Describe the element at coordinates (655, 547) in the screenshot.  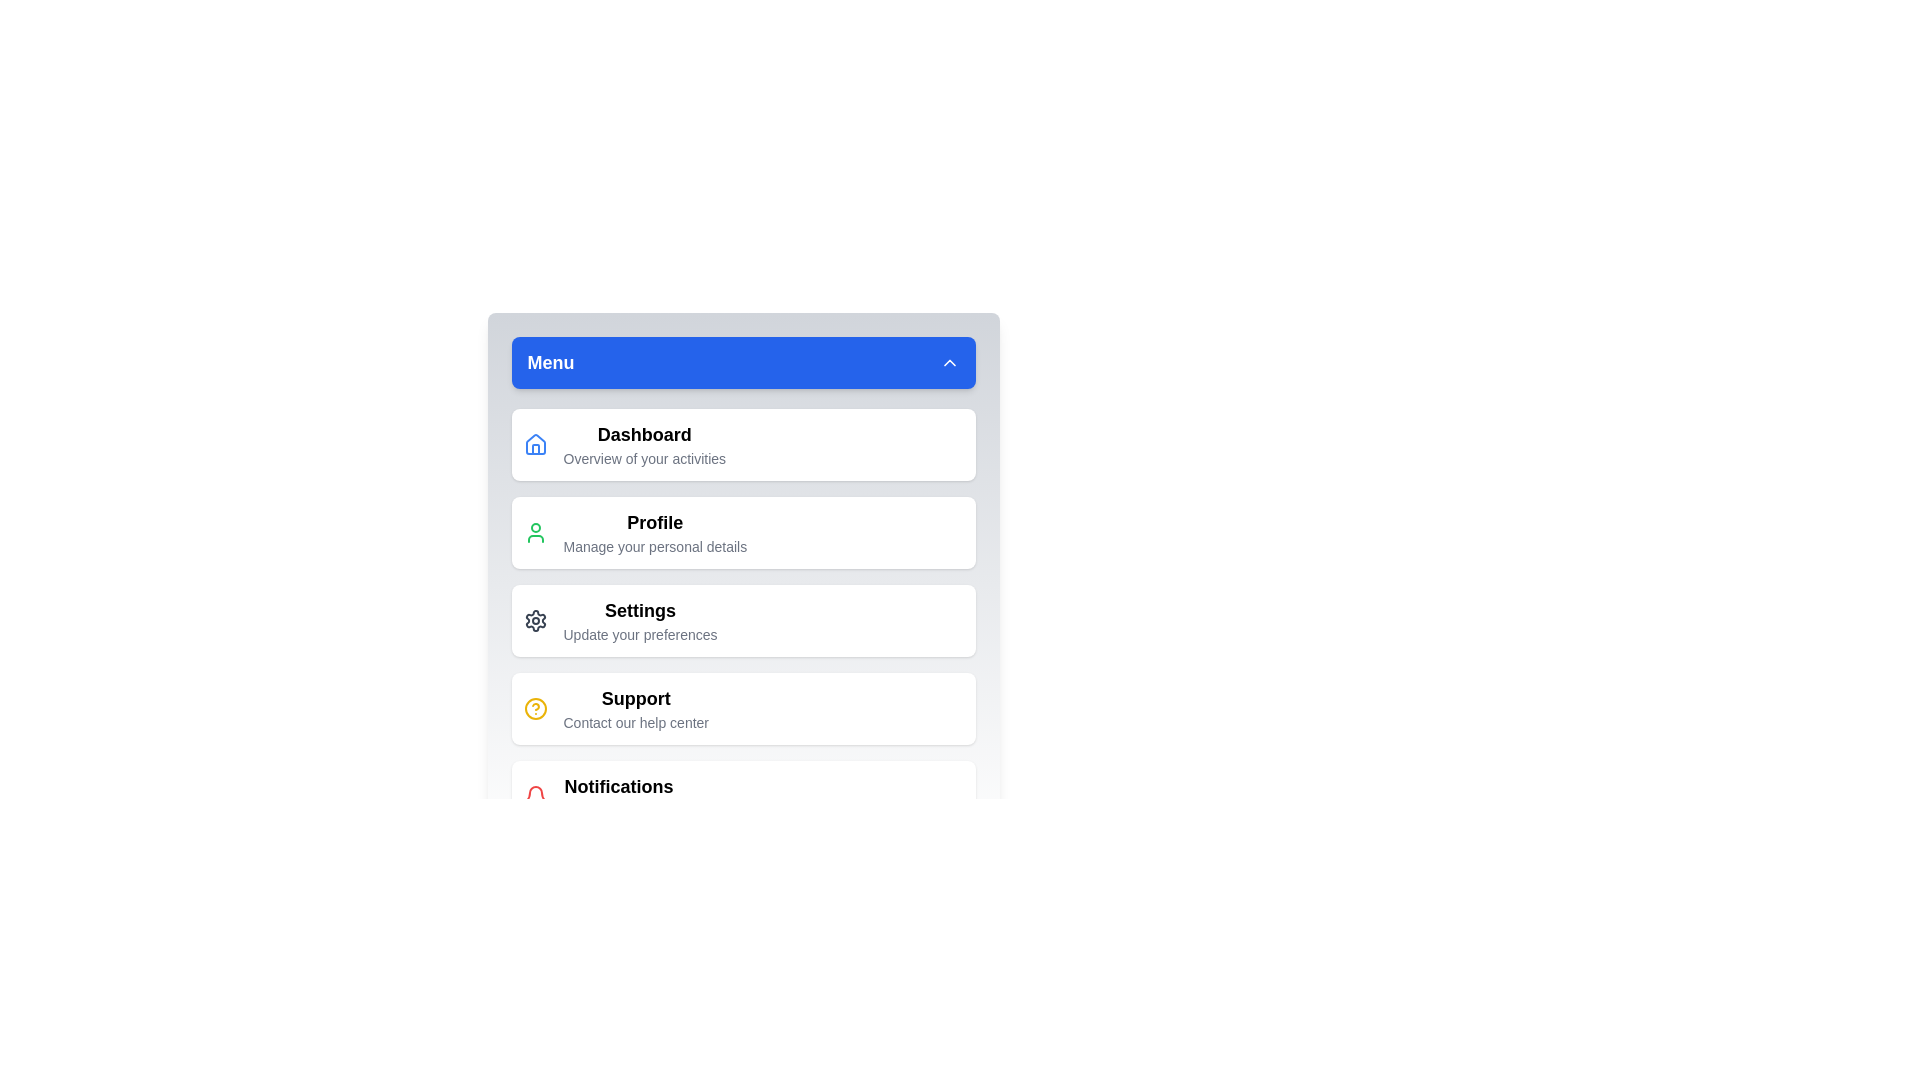
I see `the descriptive label in the 'Profile' section that provides additional information about managing personal details` at that location.